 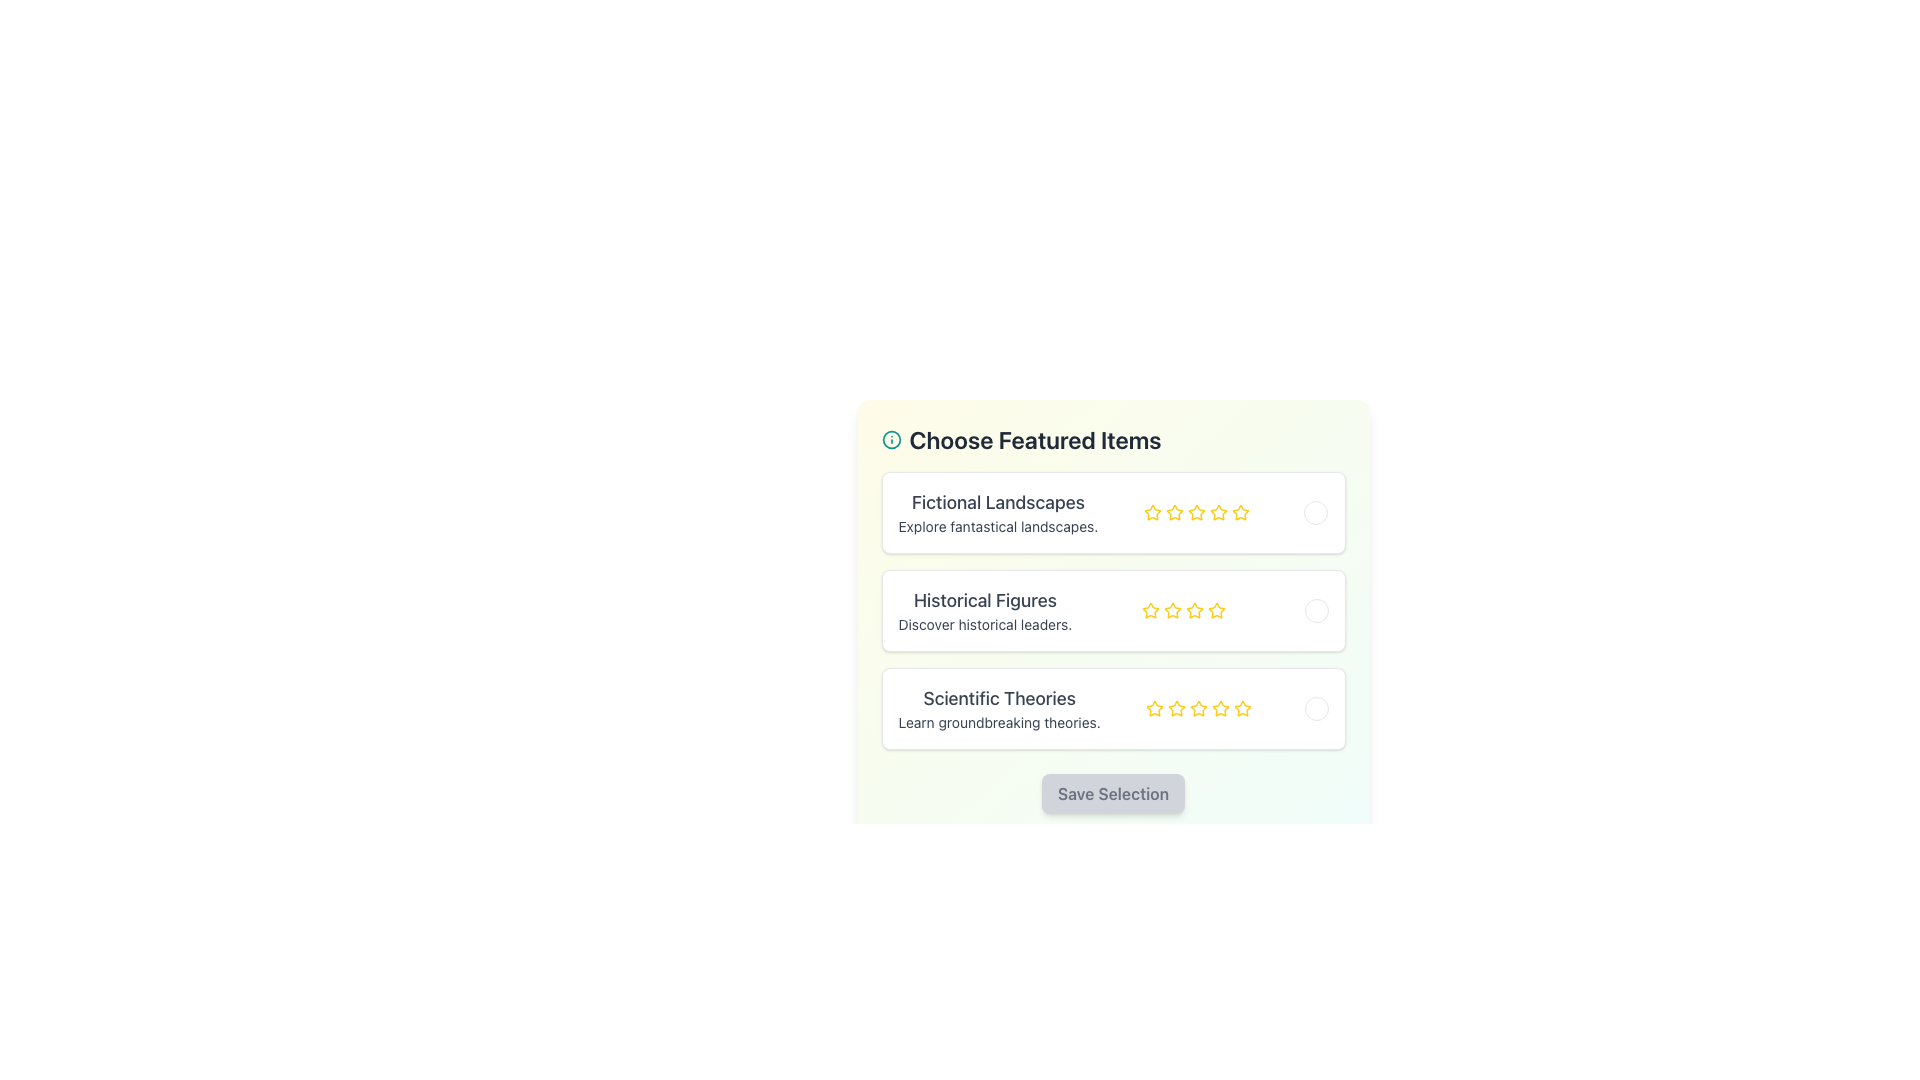 I want to click on the fourth star in the horizontal sequence of rating icons for the 'Historical Figures' card, so click(x=1195, y=609).